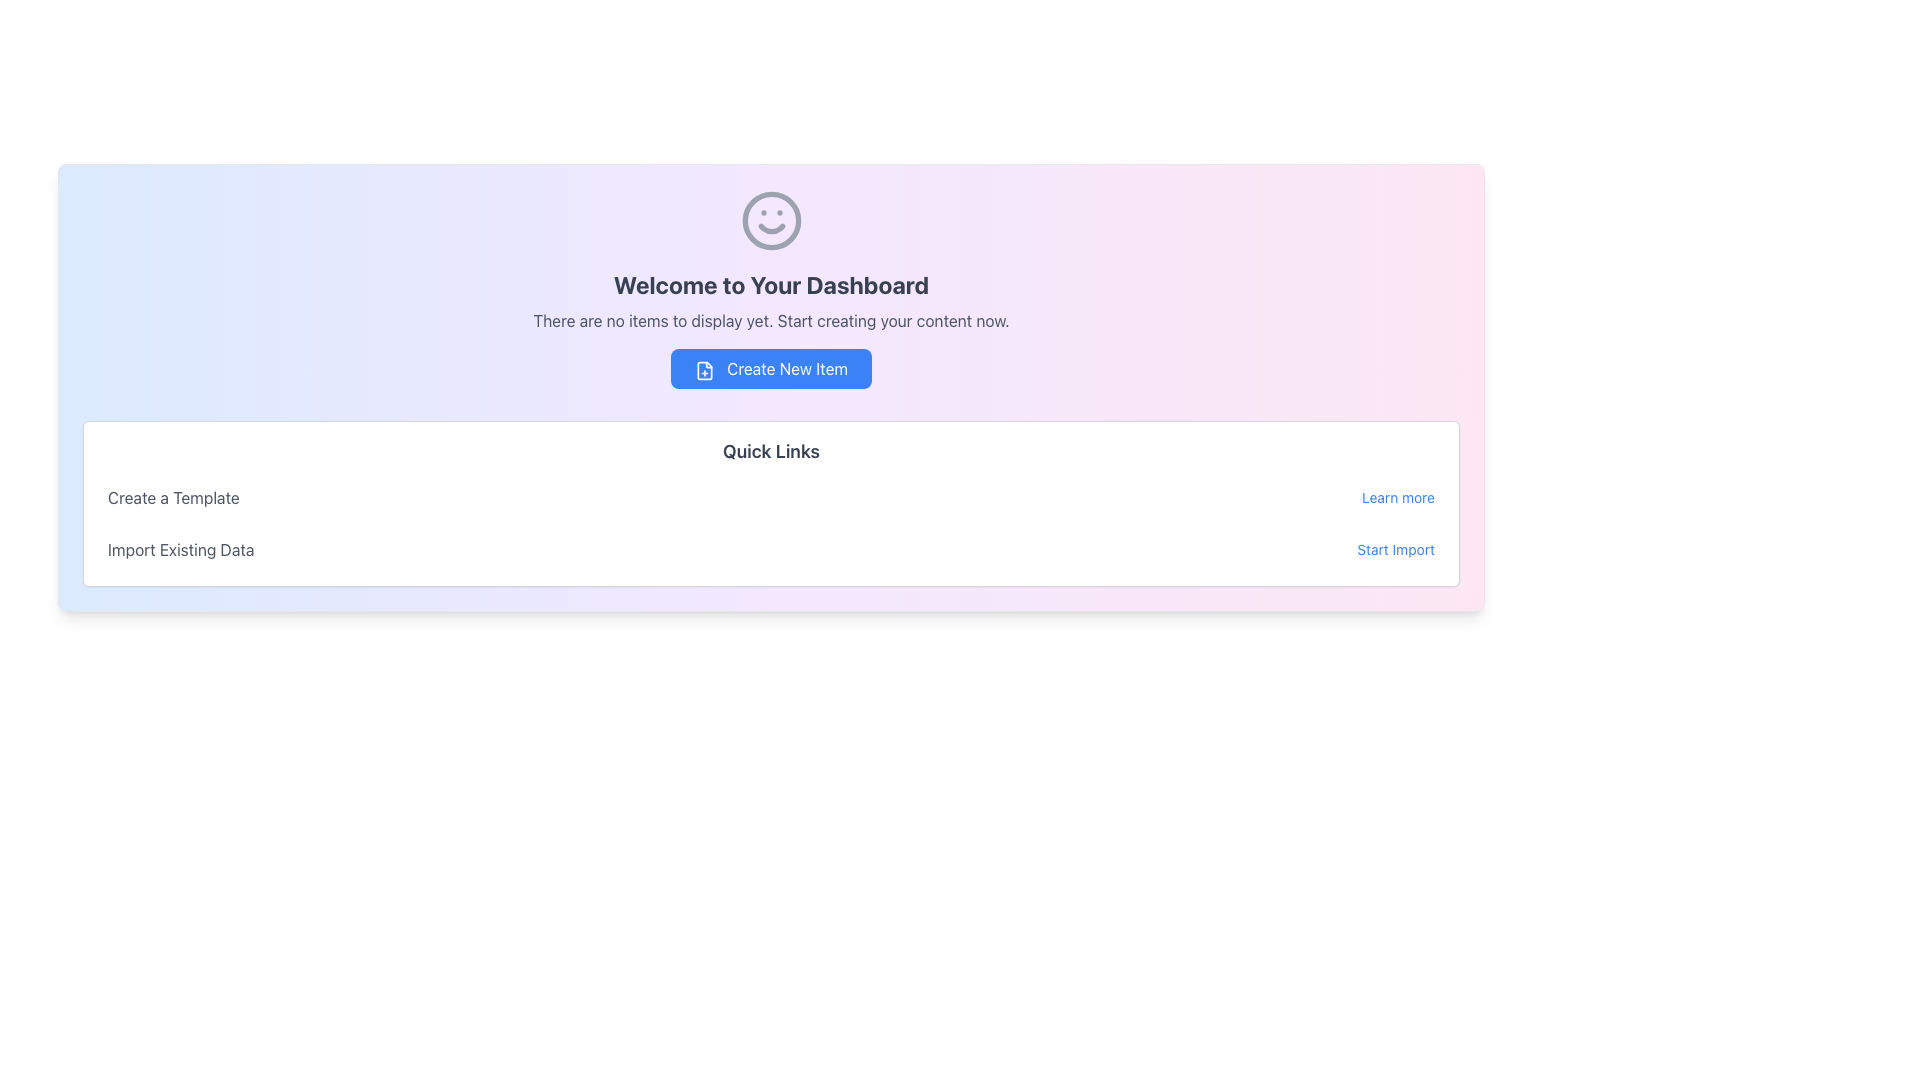 The image size is (1920, 1080). Describe the element at coordinates (770, 220) in the screenshot. I see `the smiley face icon, which is a circular outline filled with light color, located at the top middle of the interface just above the text 'Welcome to Your Dashboard'` at that location.